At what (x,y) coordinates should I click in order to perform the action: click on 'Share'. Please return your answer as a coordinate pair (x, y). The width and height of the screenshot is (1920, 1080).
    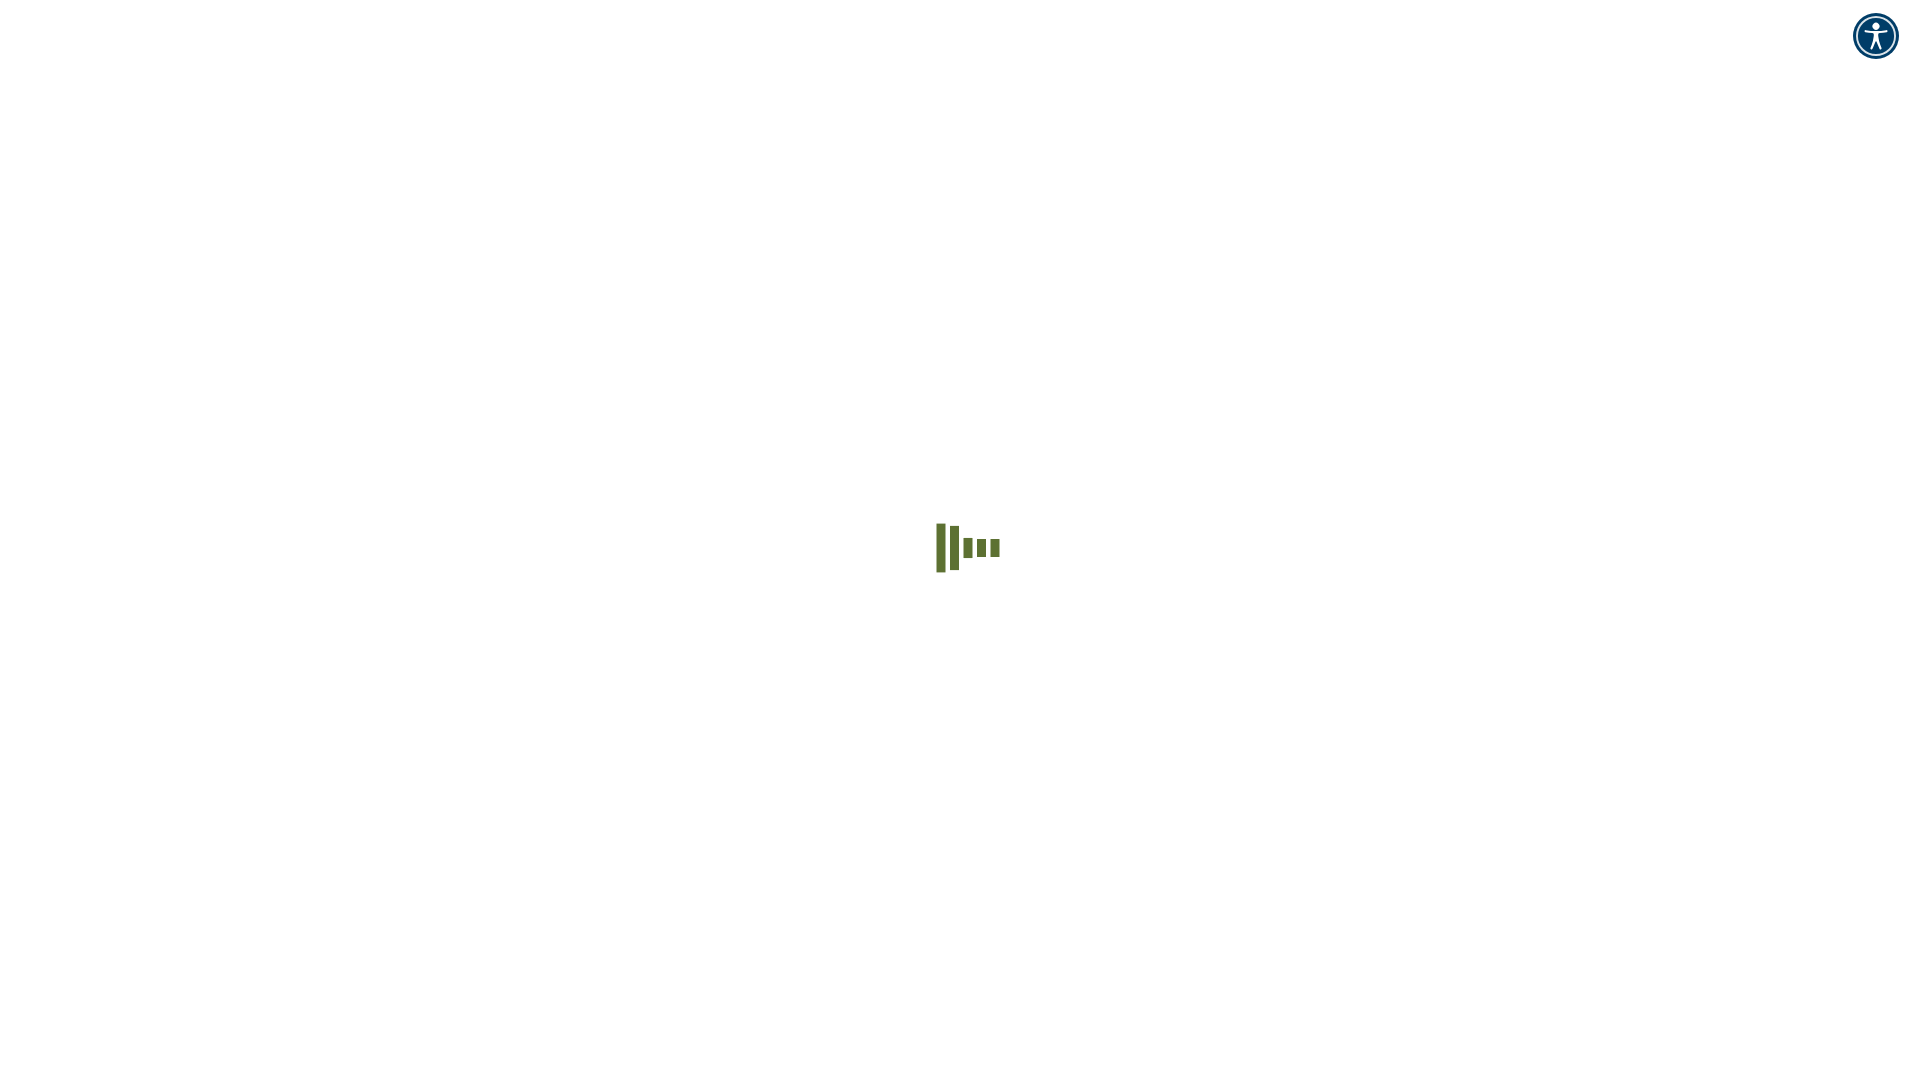
    Looking at the image, I should click on (35, 845).